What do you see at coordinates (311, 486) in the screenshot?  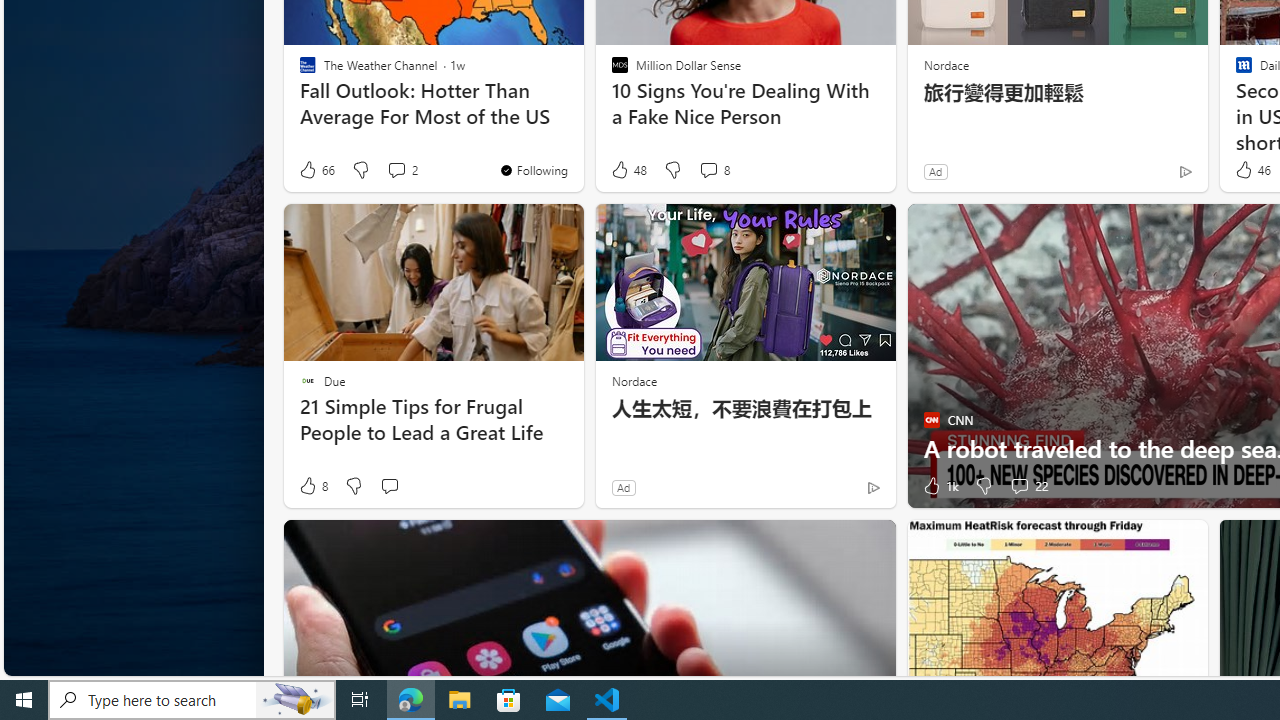 I see `'8 Like'` at bounding box center [311, 486].